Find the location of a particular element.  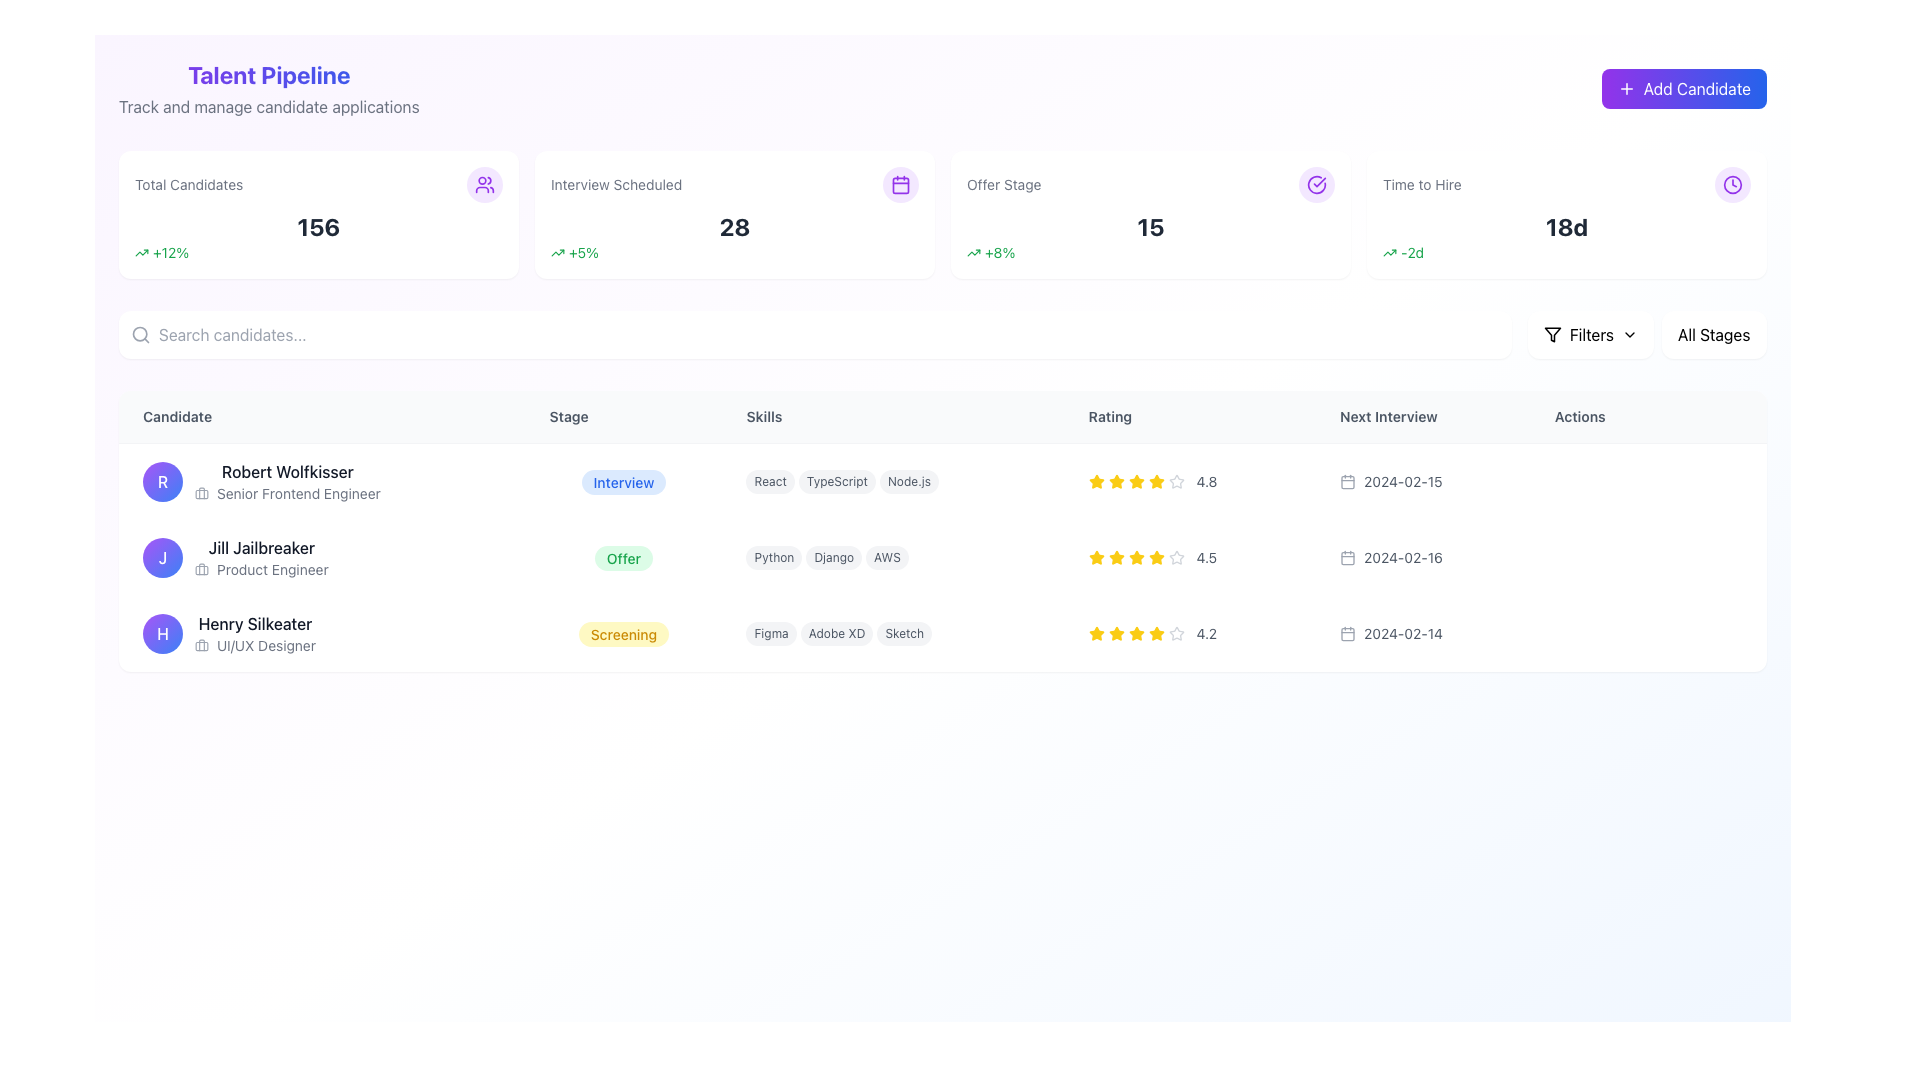

numerical text '4.5' displayed in gray color within the 'Rating' column of the second row in the data table is located at coordinates (1205, 558).